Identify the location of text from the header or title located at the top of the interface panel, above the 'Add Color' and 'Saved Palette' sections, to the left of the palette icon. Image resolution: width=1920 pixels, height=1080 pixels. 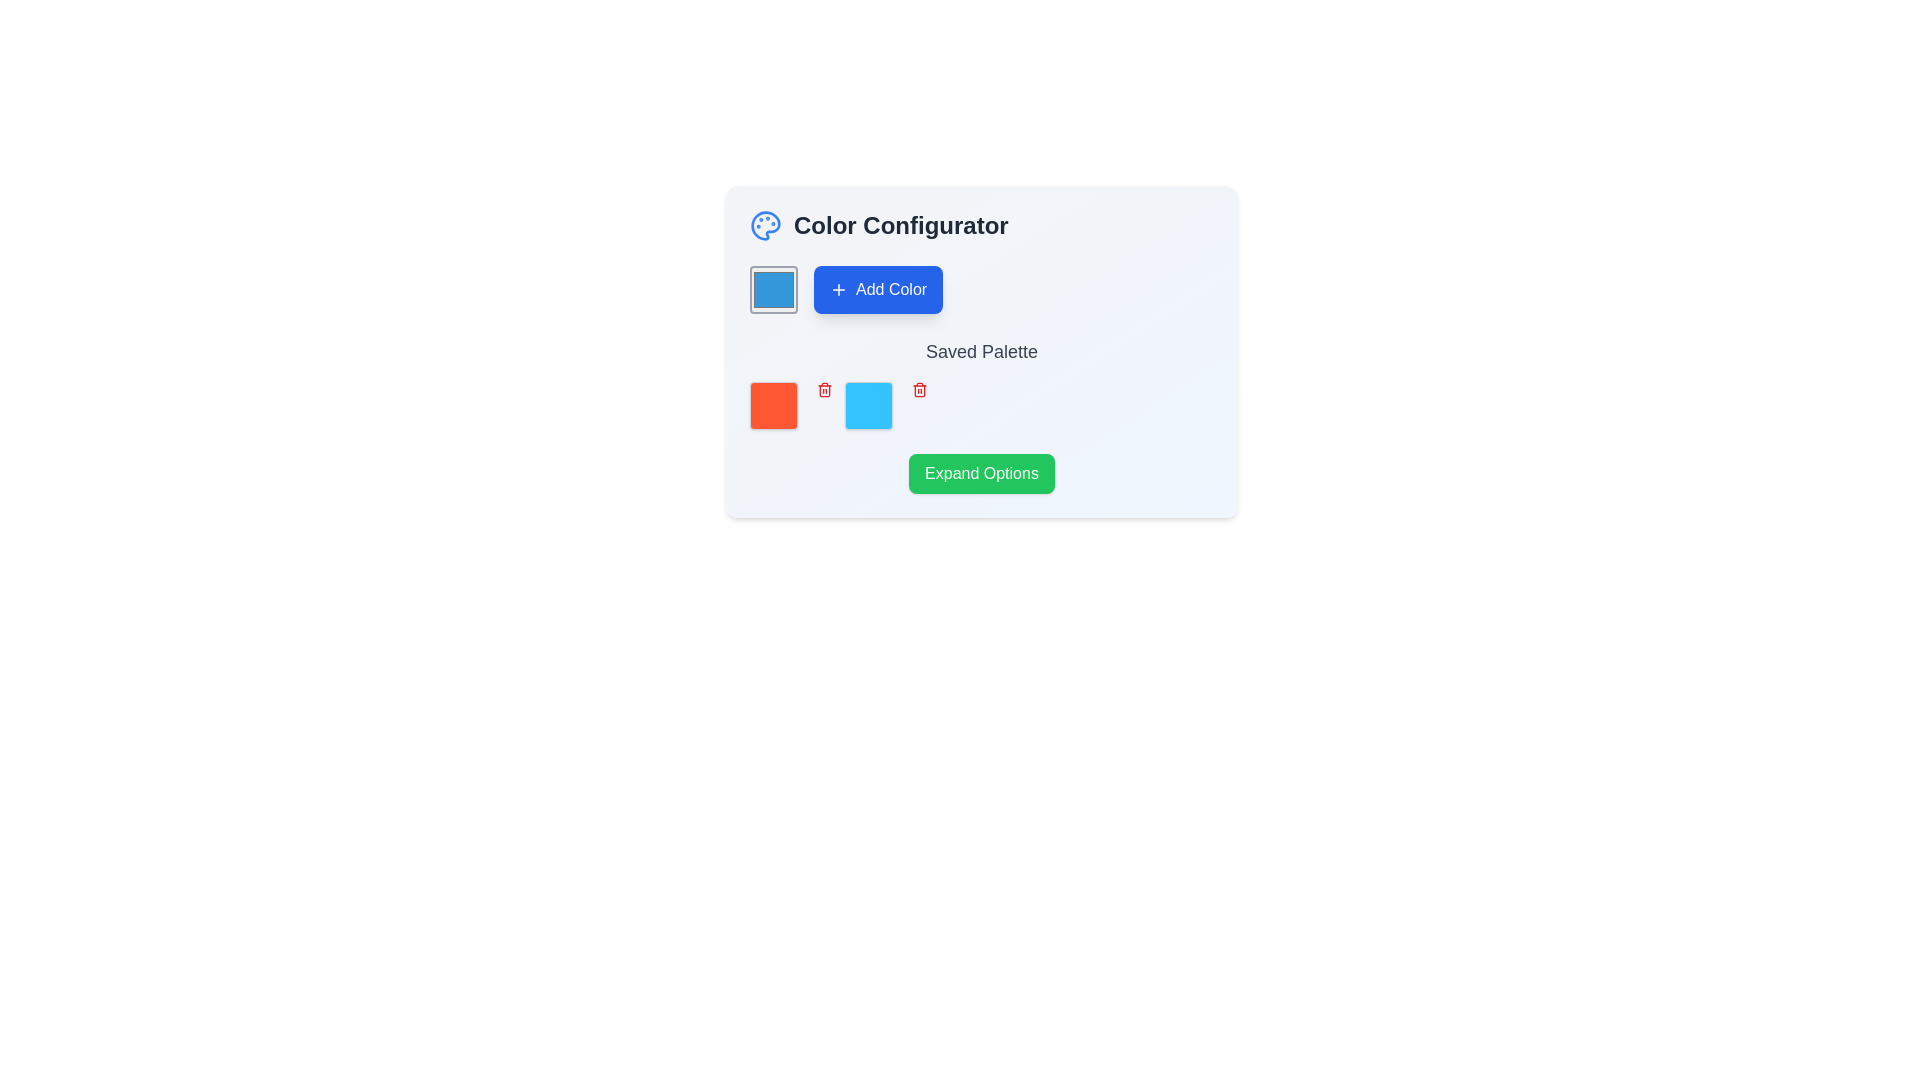
(982, 225).